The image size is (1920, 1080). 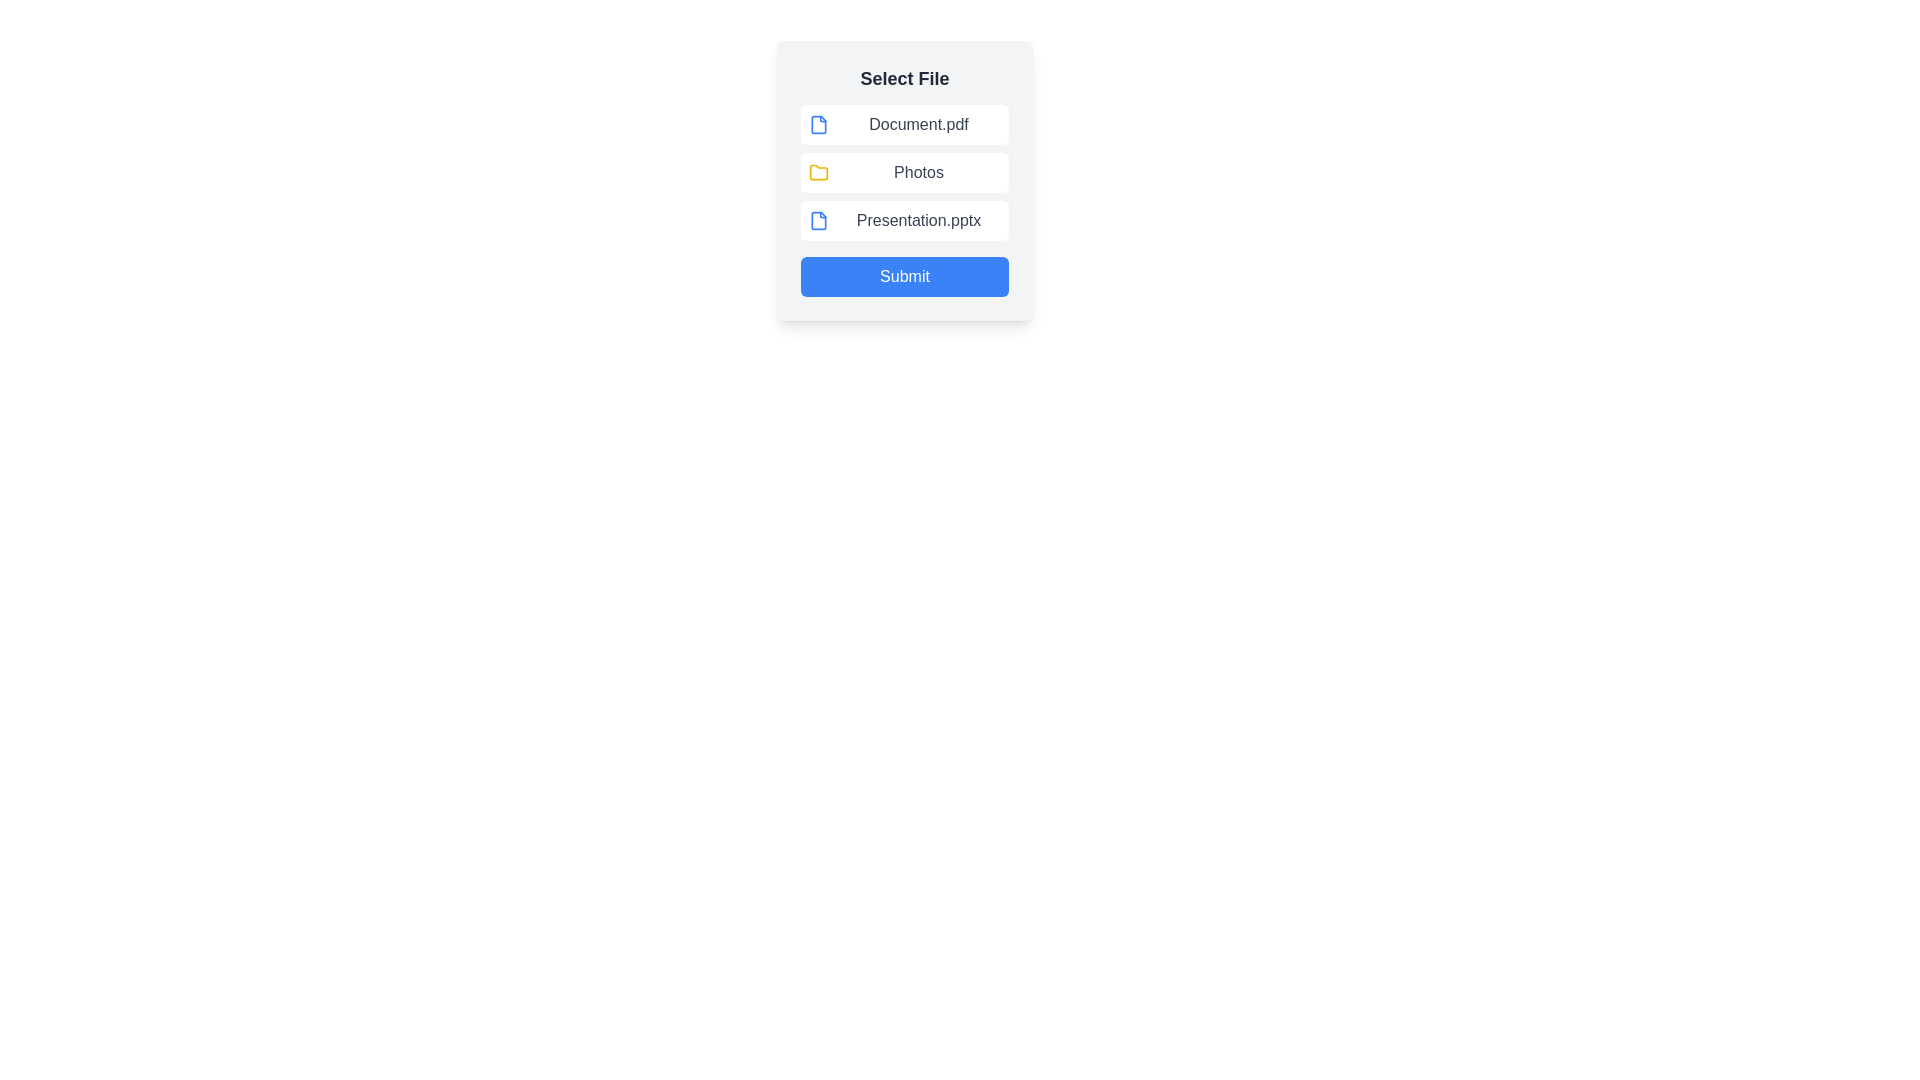 What do you see at coordinates (917, 220) in the screenshot?
I see `the text label displaying the file name 'Presentation.pptx', which is part of a file selection interface and is located near the middle of the interface, horizontally centered under the heading 'Select File'` at bounding box center [917, 220].